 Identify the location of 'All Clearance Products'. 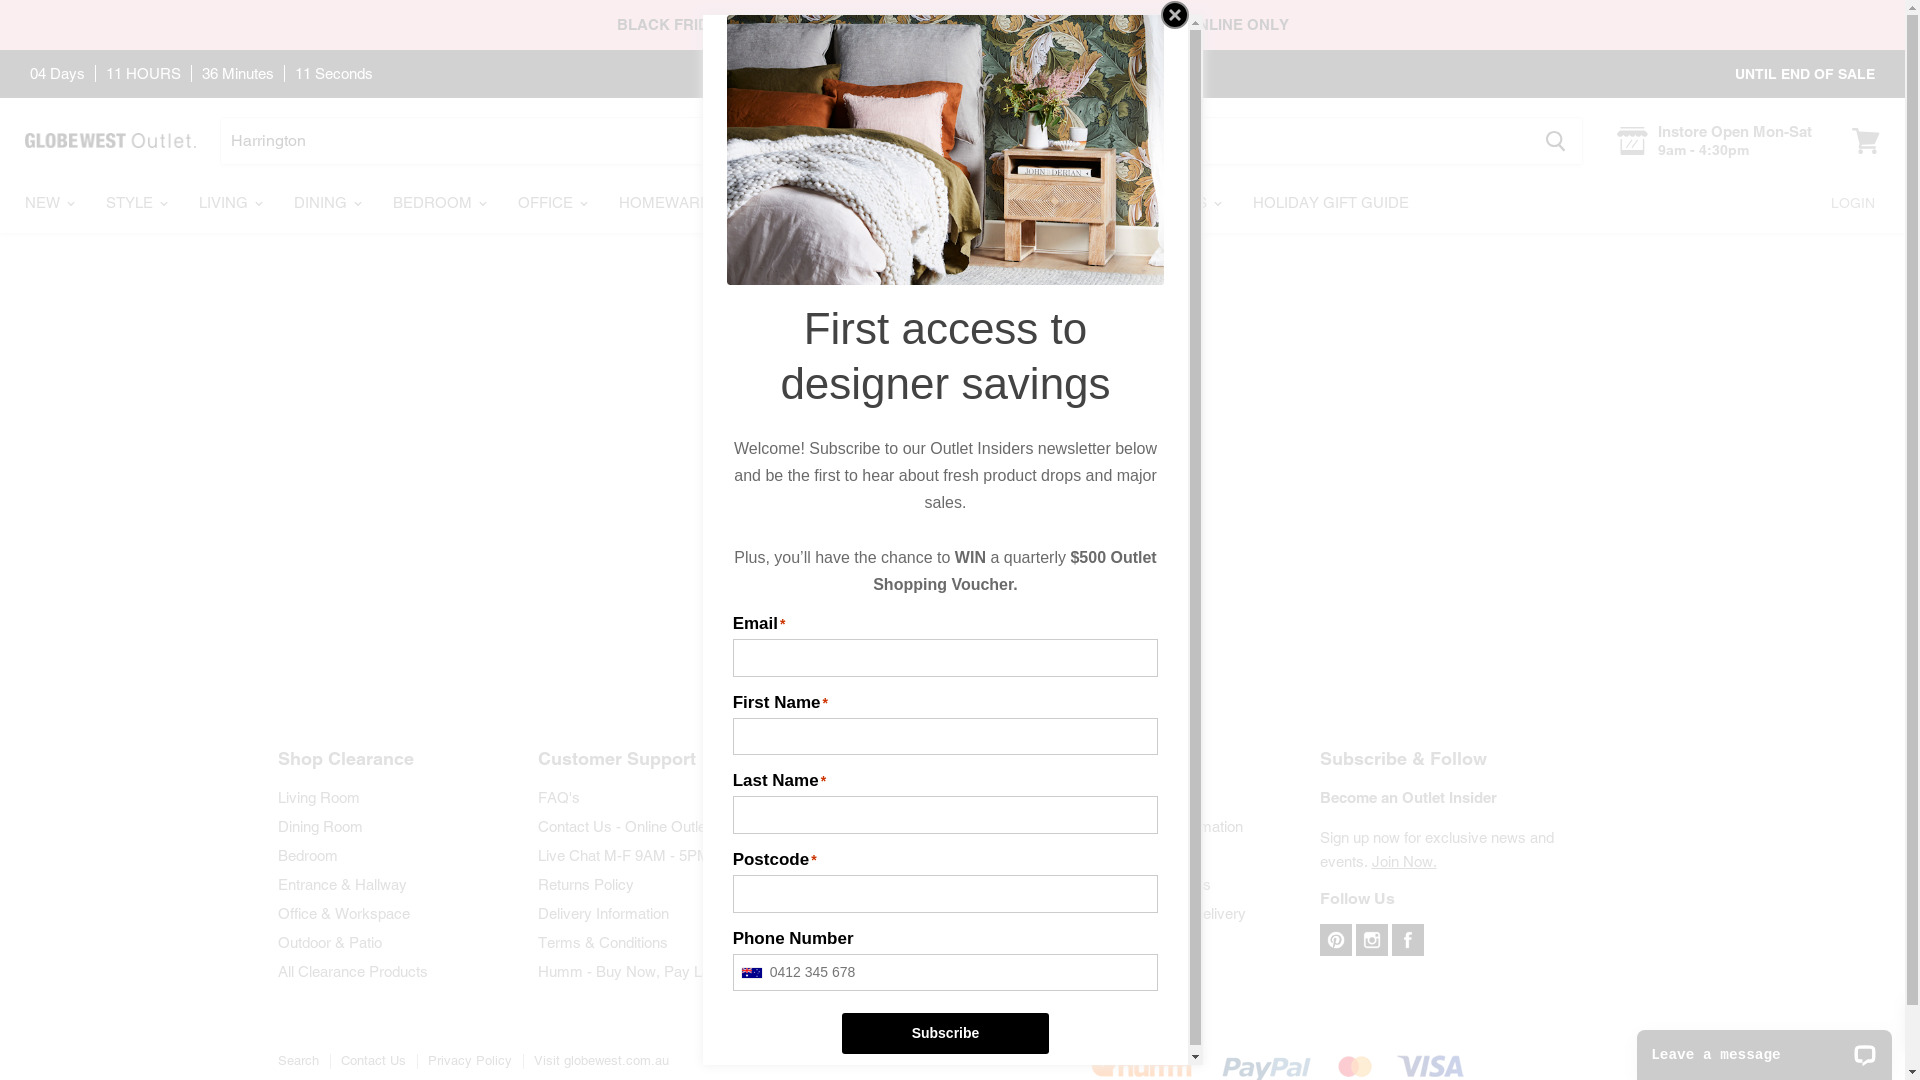
(353, 970).